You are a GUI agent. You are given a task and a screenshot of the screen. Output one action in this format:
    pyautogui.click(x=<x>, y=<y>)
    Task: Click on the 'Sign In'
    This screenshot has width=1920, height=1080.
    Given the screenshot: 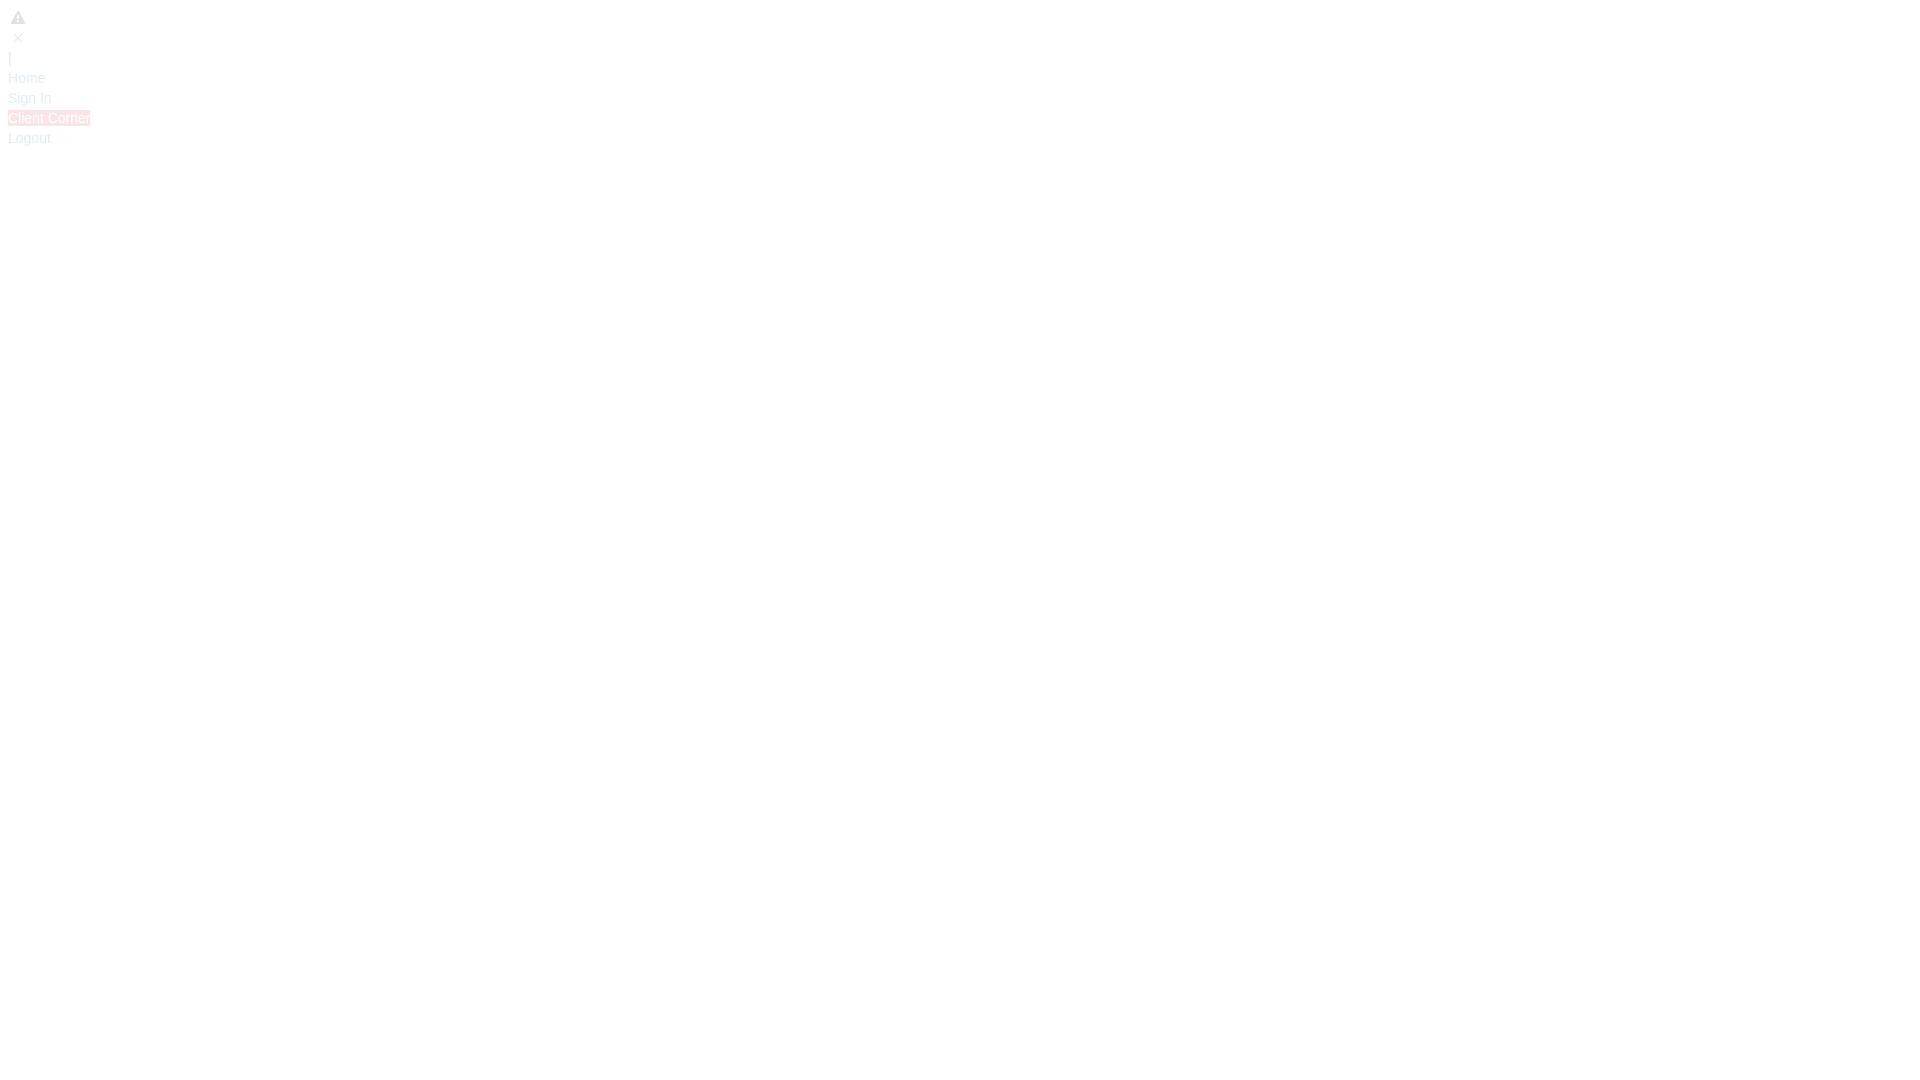 What is the action you would take?
    pyautogui.click(x=8, y=97)
    